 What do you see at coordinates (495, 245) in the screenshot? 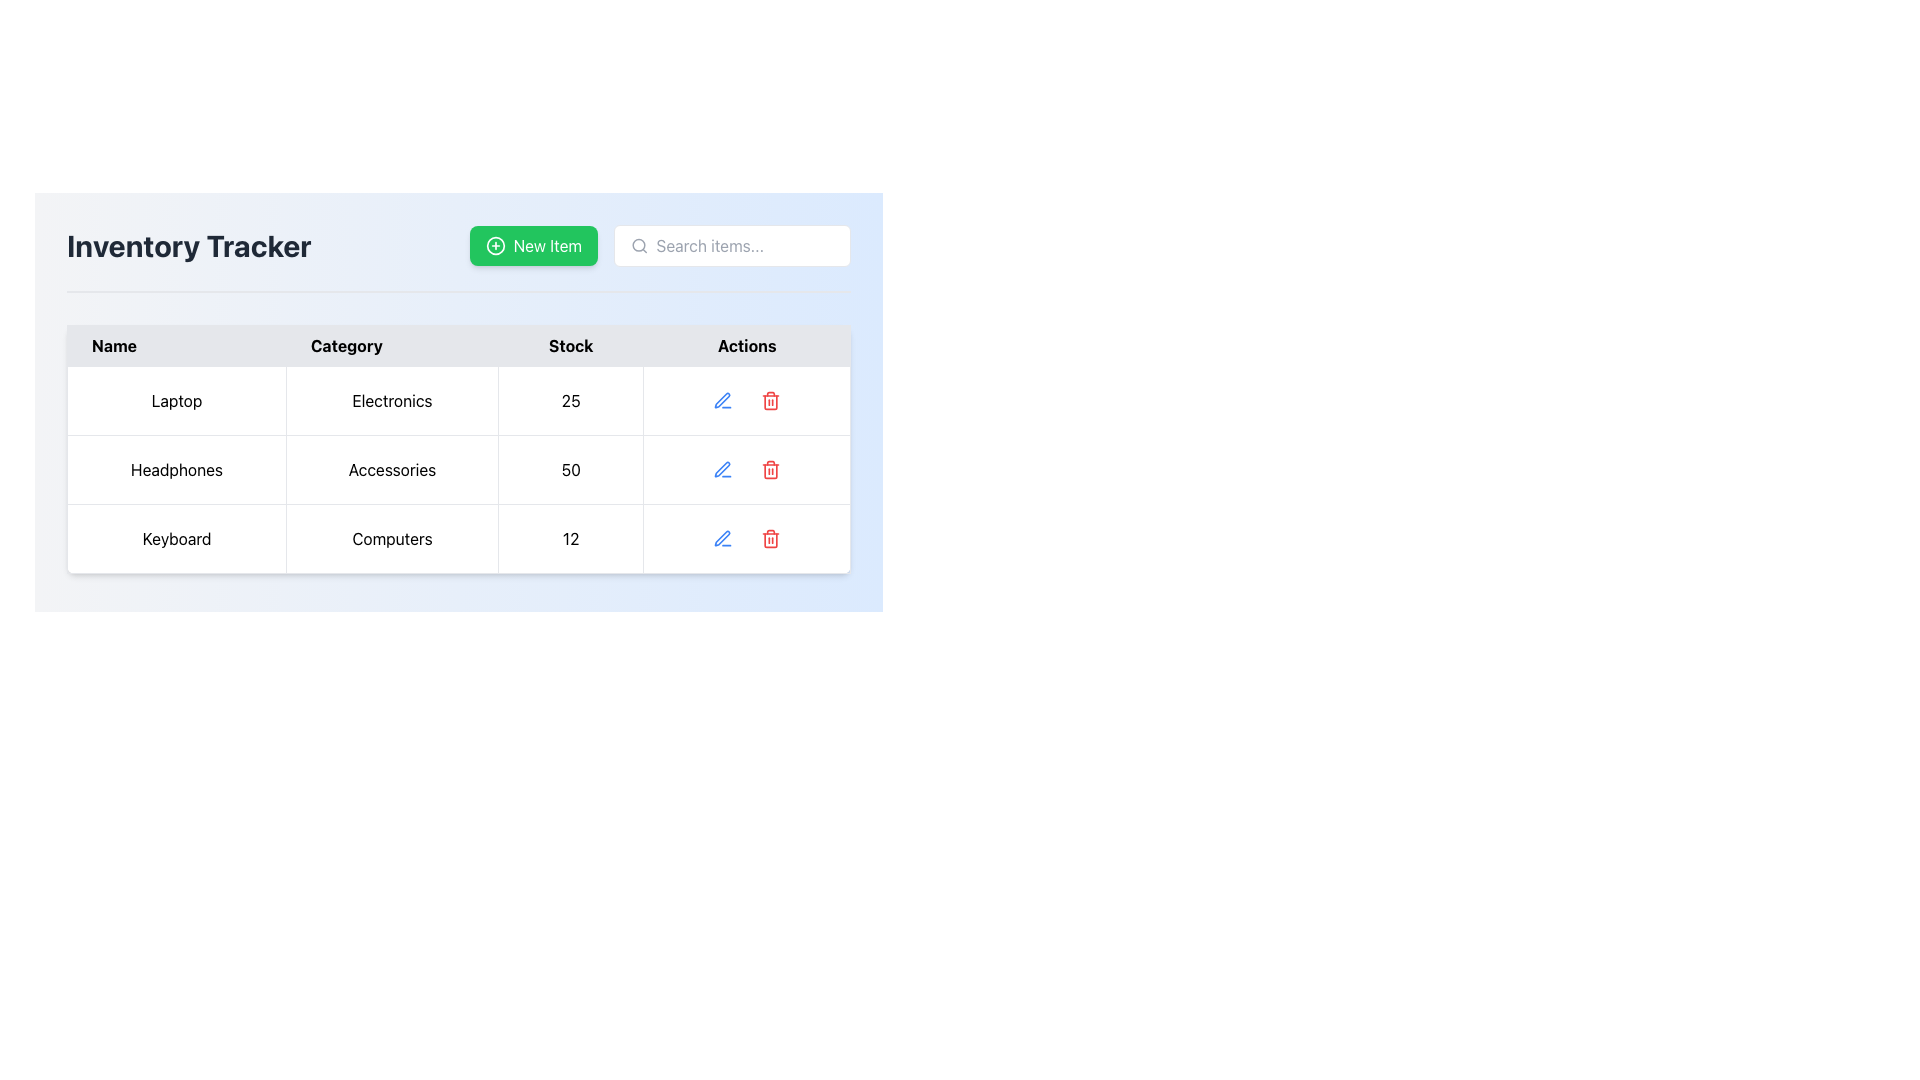
I see `the circular decorative shape with a plus symbol inside, located on the left side of the 'New Item' button in the top bar` at bounding box center [495, 245].